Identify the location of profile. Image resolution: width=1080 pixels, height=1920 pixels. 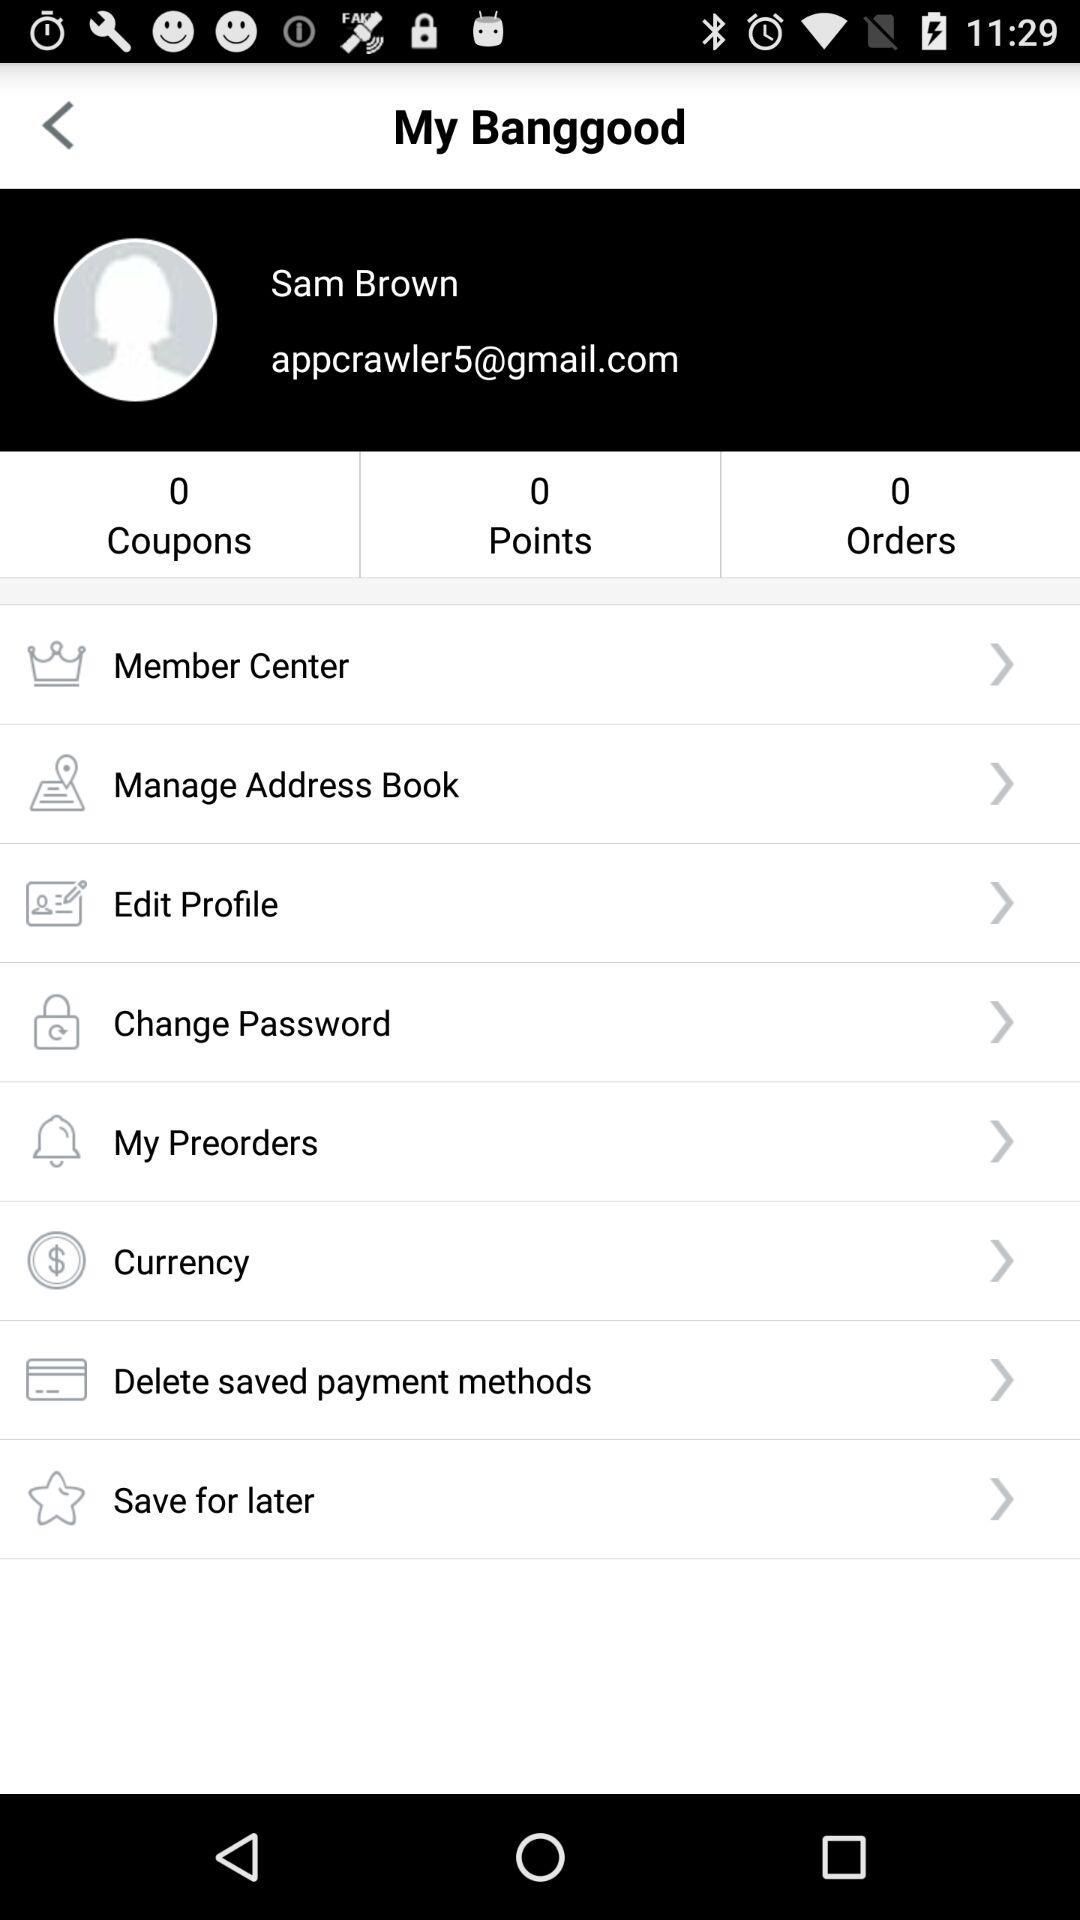
(135, 318).